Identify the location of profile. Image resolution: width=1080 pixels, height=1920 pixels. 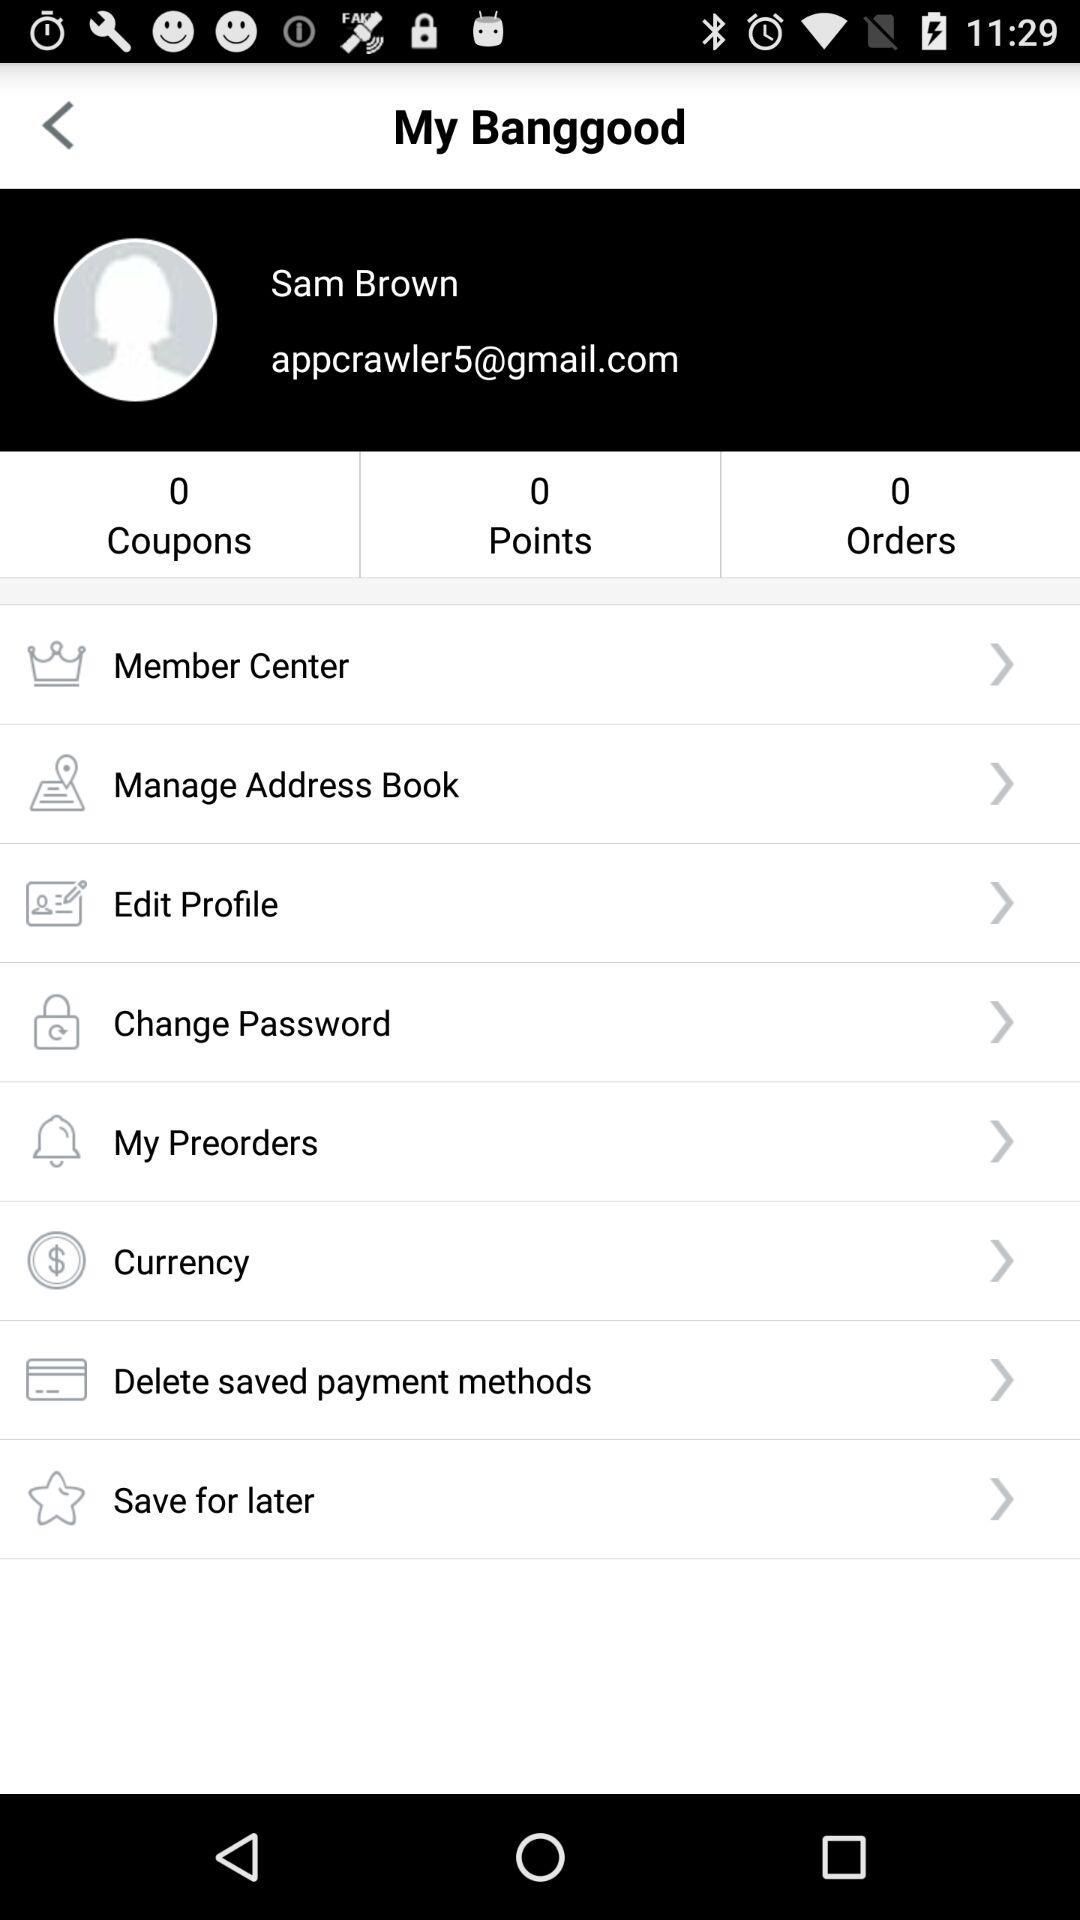
(135, 318).